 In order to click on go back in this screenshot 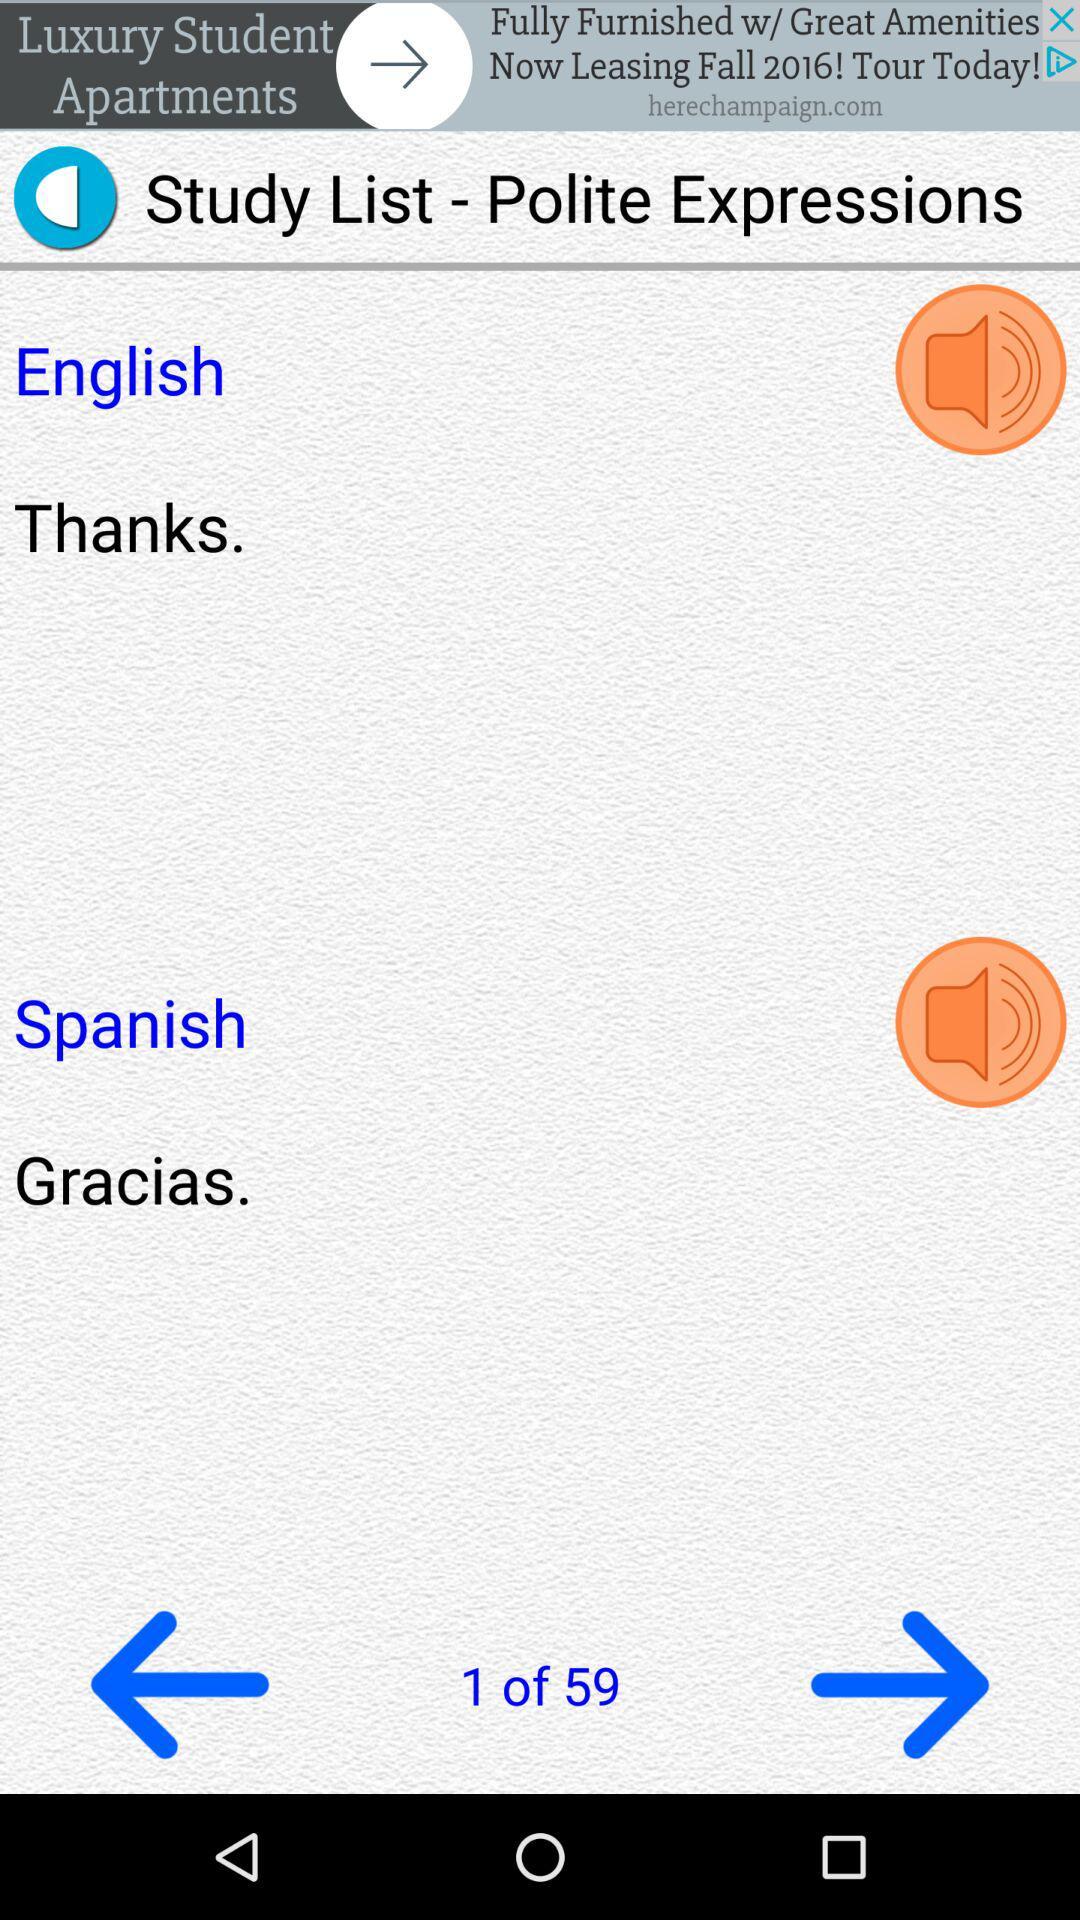, I will do `click(180, 1683)`.